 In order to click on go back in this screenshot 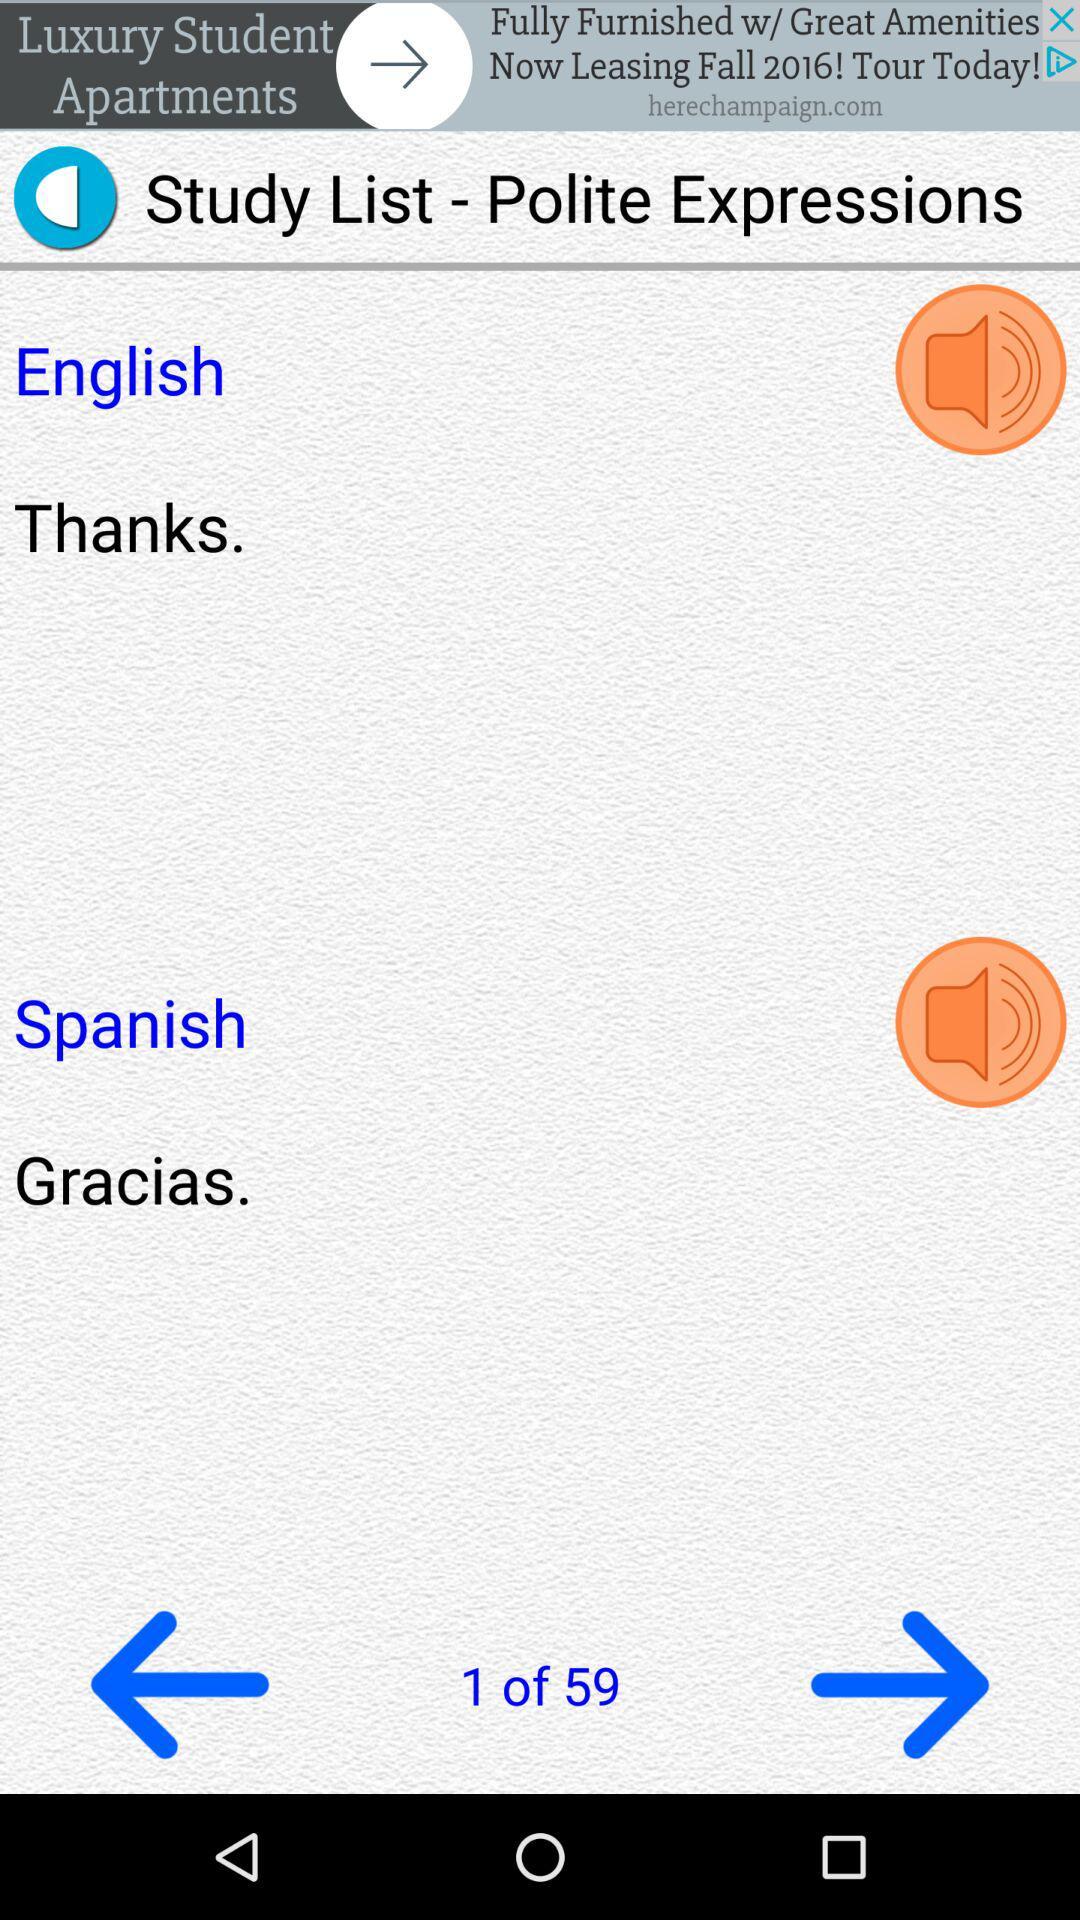, I will do `click(180, 1683)`.